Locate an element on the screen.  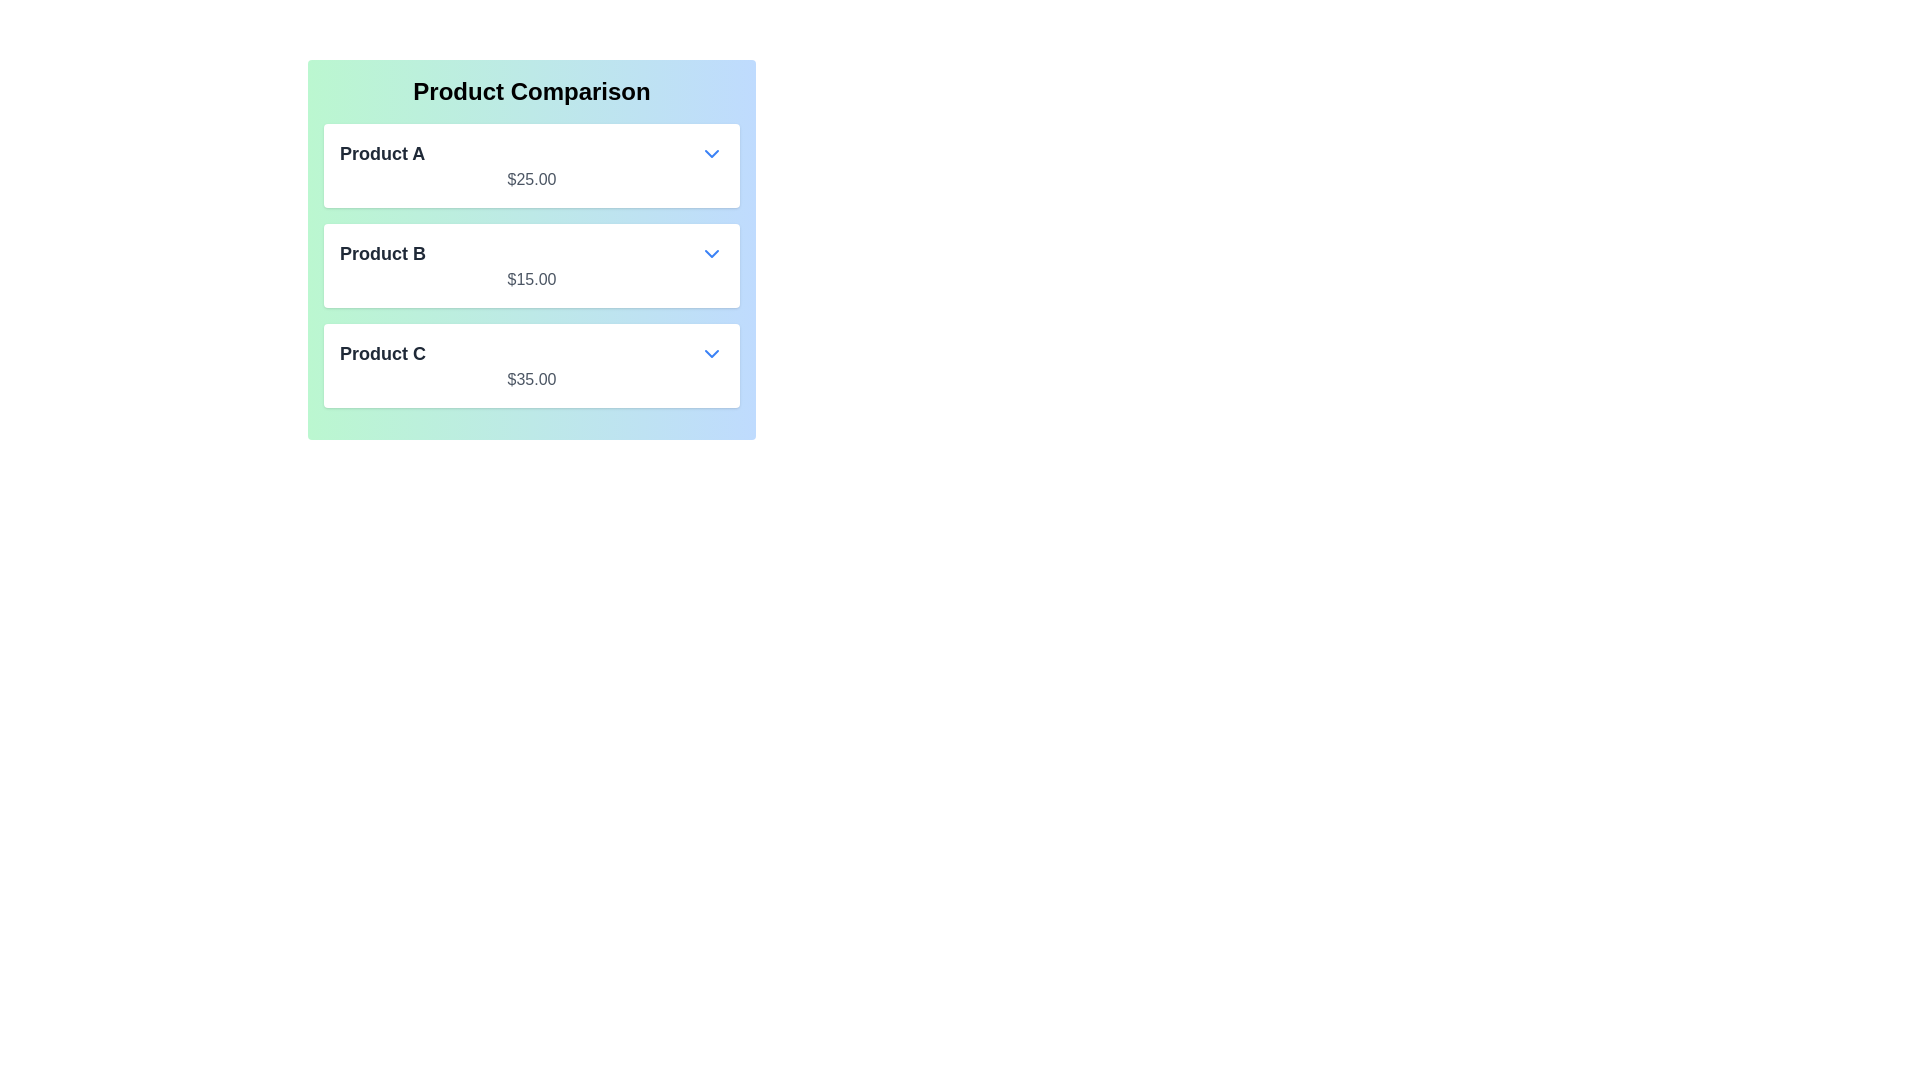
the blue downward chevron icon of the Dropdown trigger button associated with 'Product B' to change its color is located at coordinates (711, 253).